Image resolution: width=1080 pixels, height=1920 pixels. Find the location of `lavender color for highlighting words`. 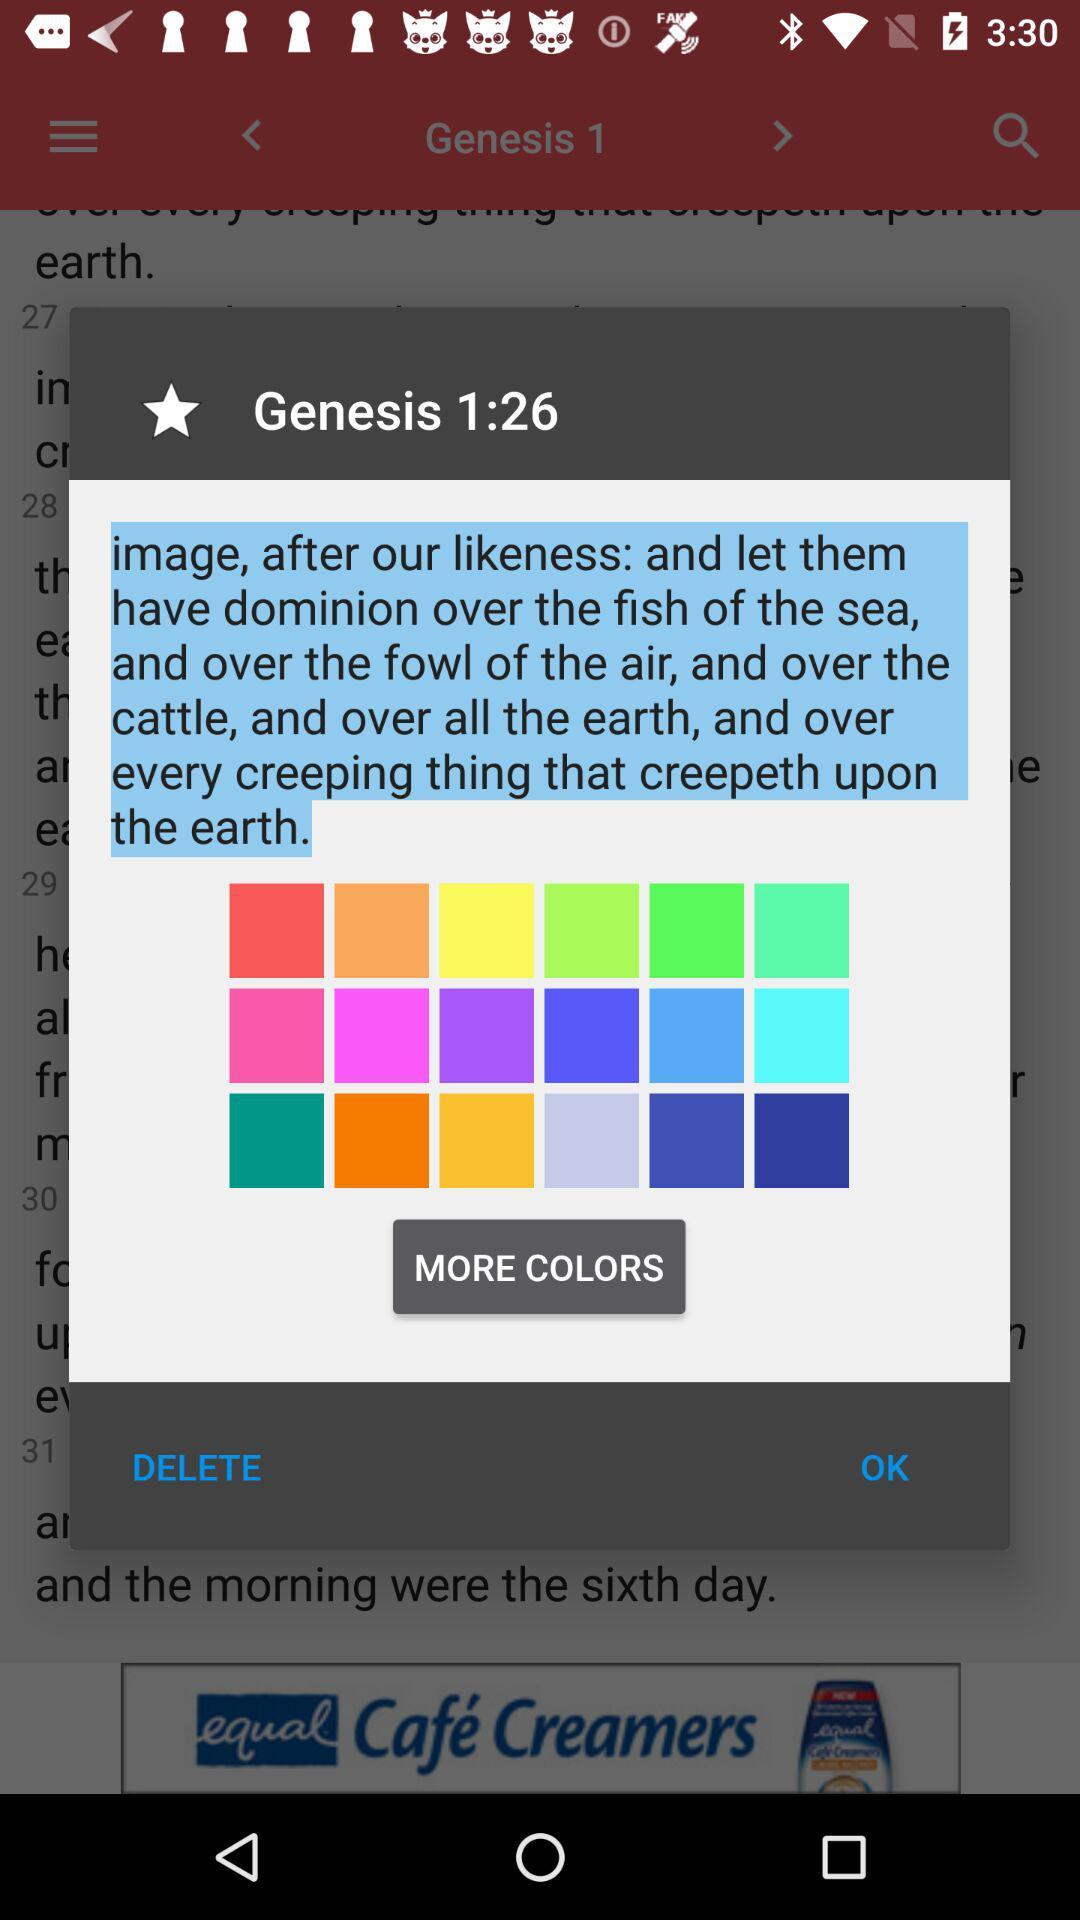

lavender color for highlighting words is located at coordinates (590, 1140).